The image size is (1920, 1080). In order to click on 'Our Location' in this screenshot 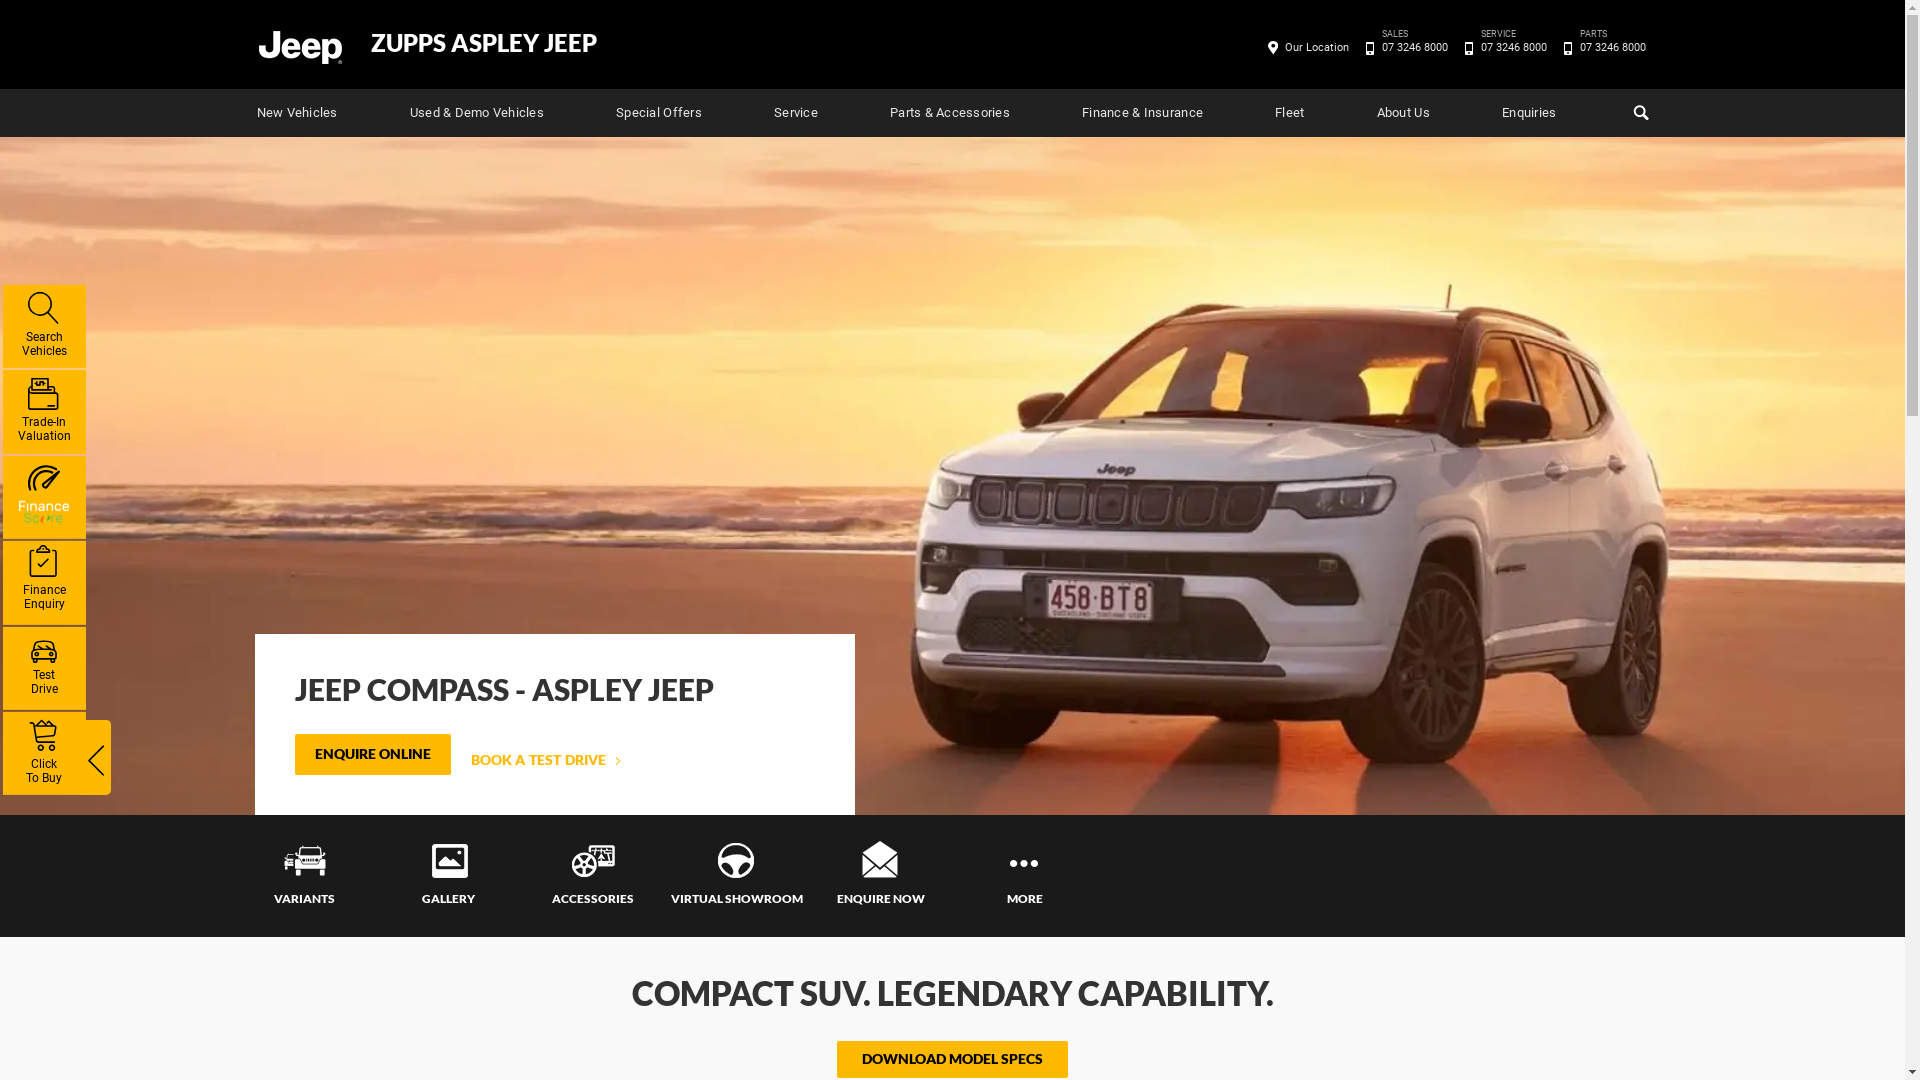, I will do `click(1316, 46)`.